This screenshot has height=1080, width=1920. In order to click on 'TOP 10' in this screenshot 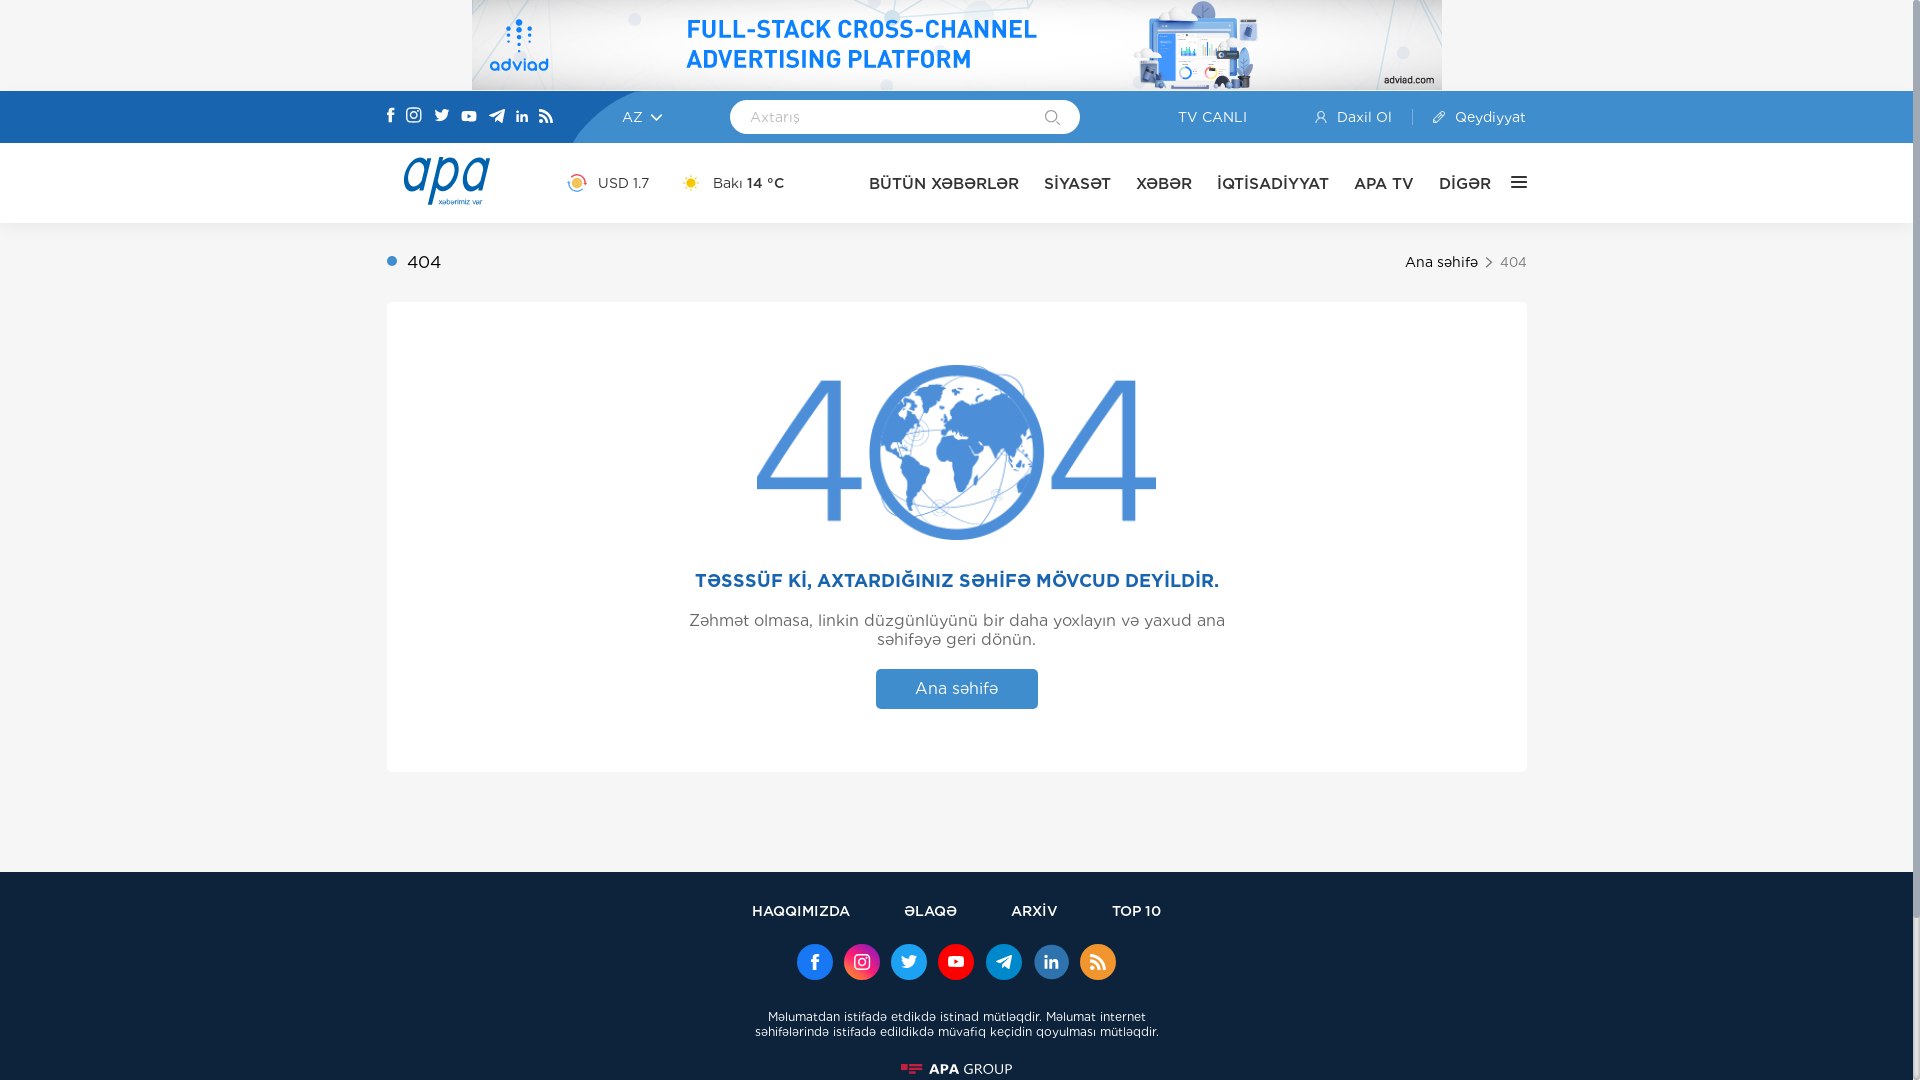, I will do `click(1136, 910)`.